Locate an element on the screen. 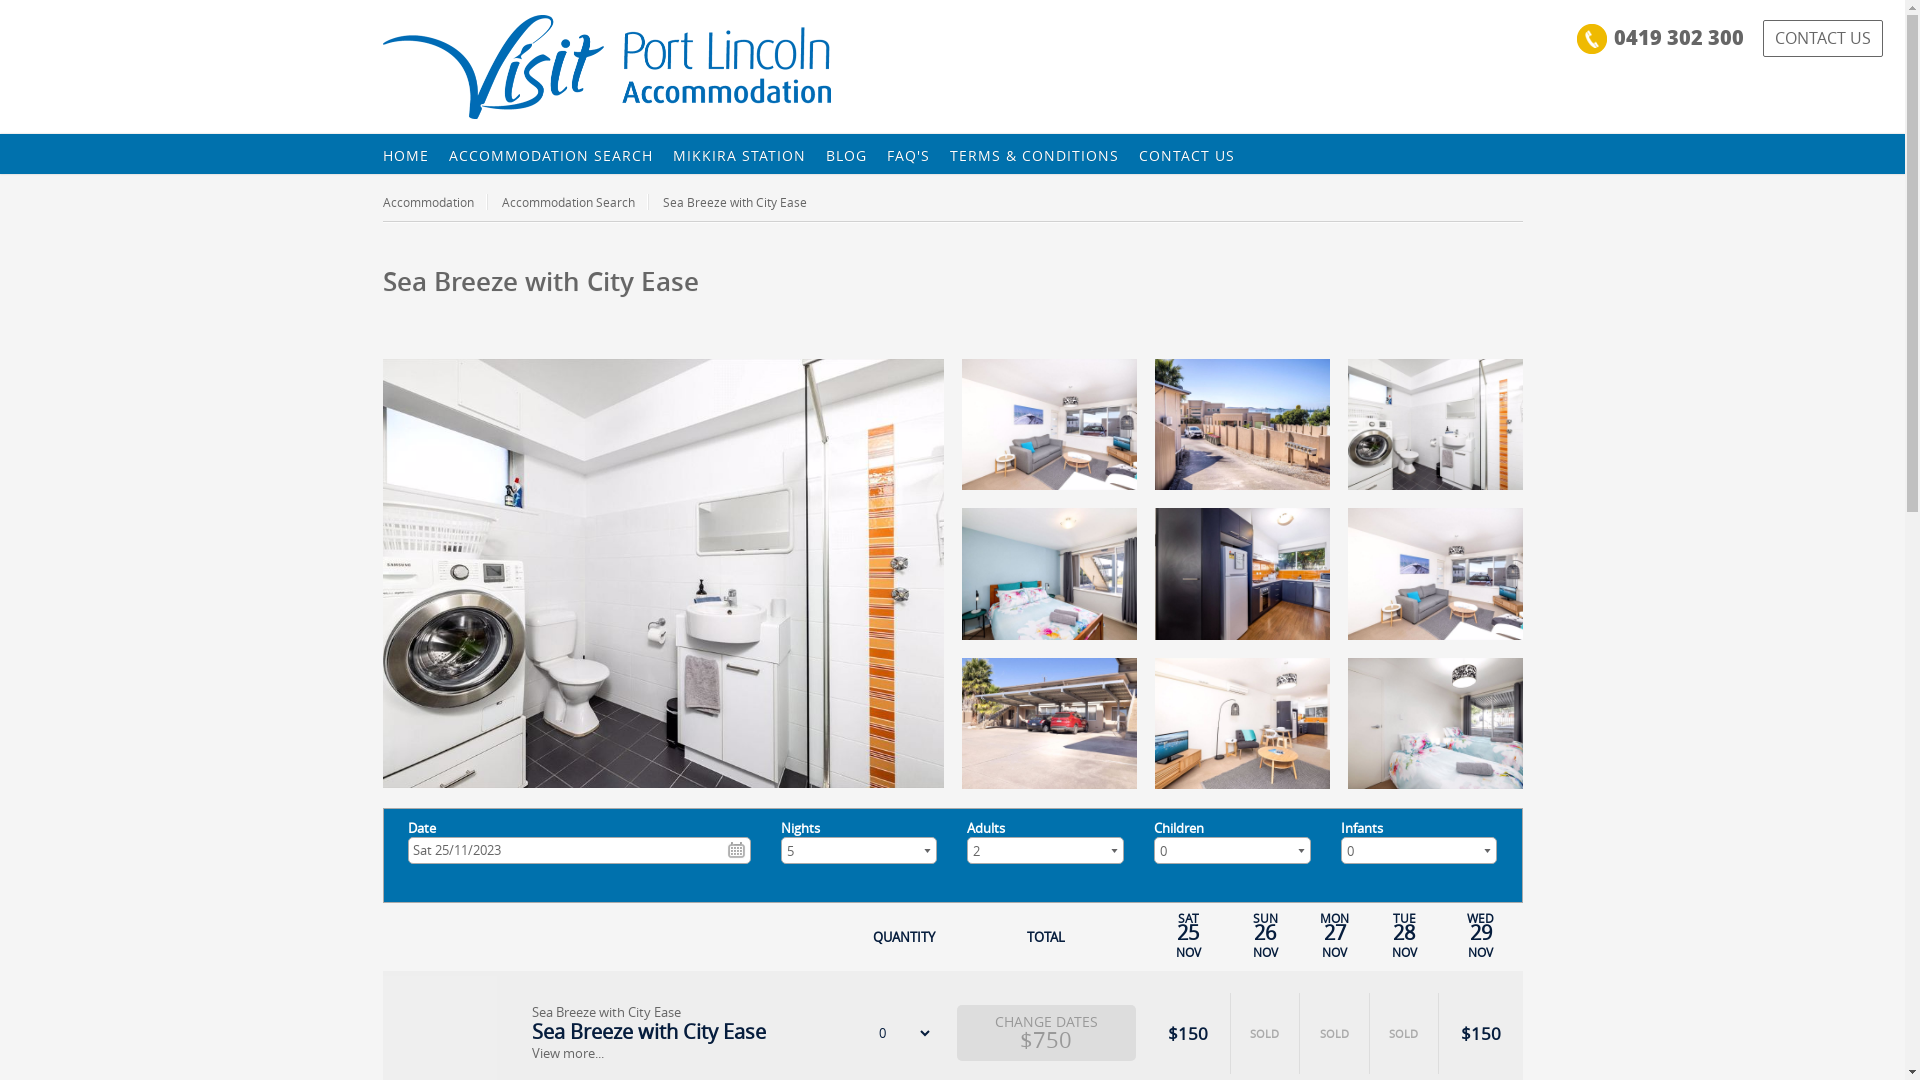 The image size is (1920, 1080). 'TERMS & CONDITIONS' is located at coordinates (949, 154).